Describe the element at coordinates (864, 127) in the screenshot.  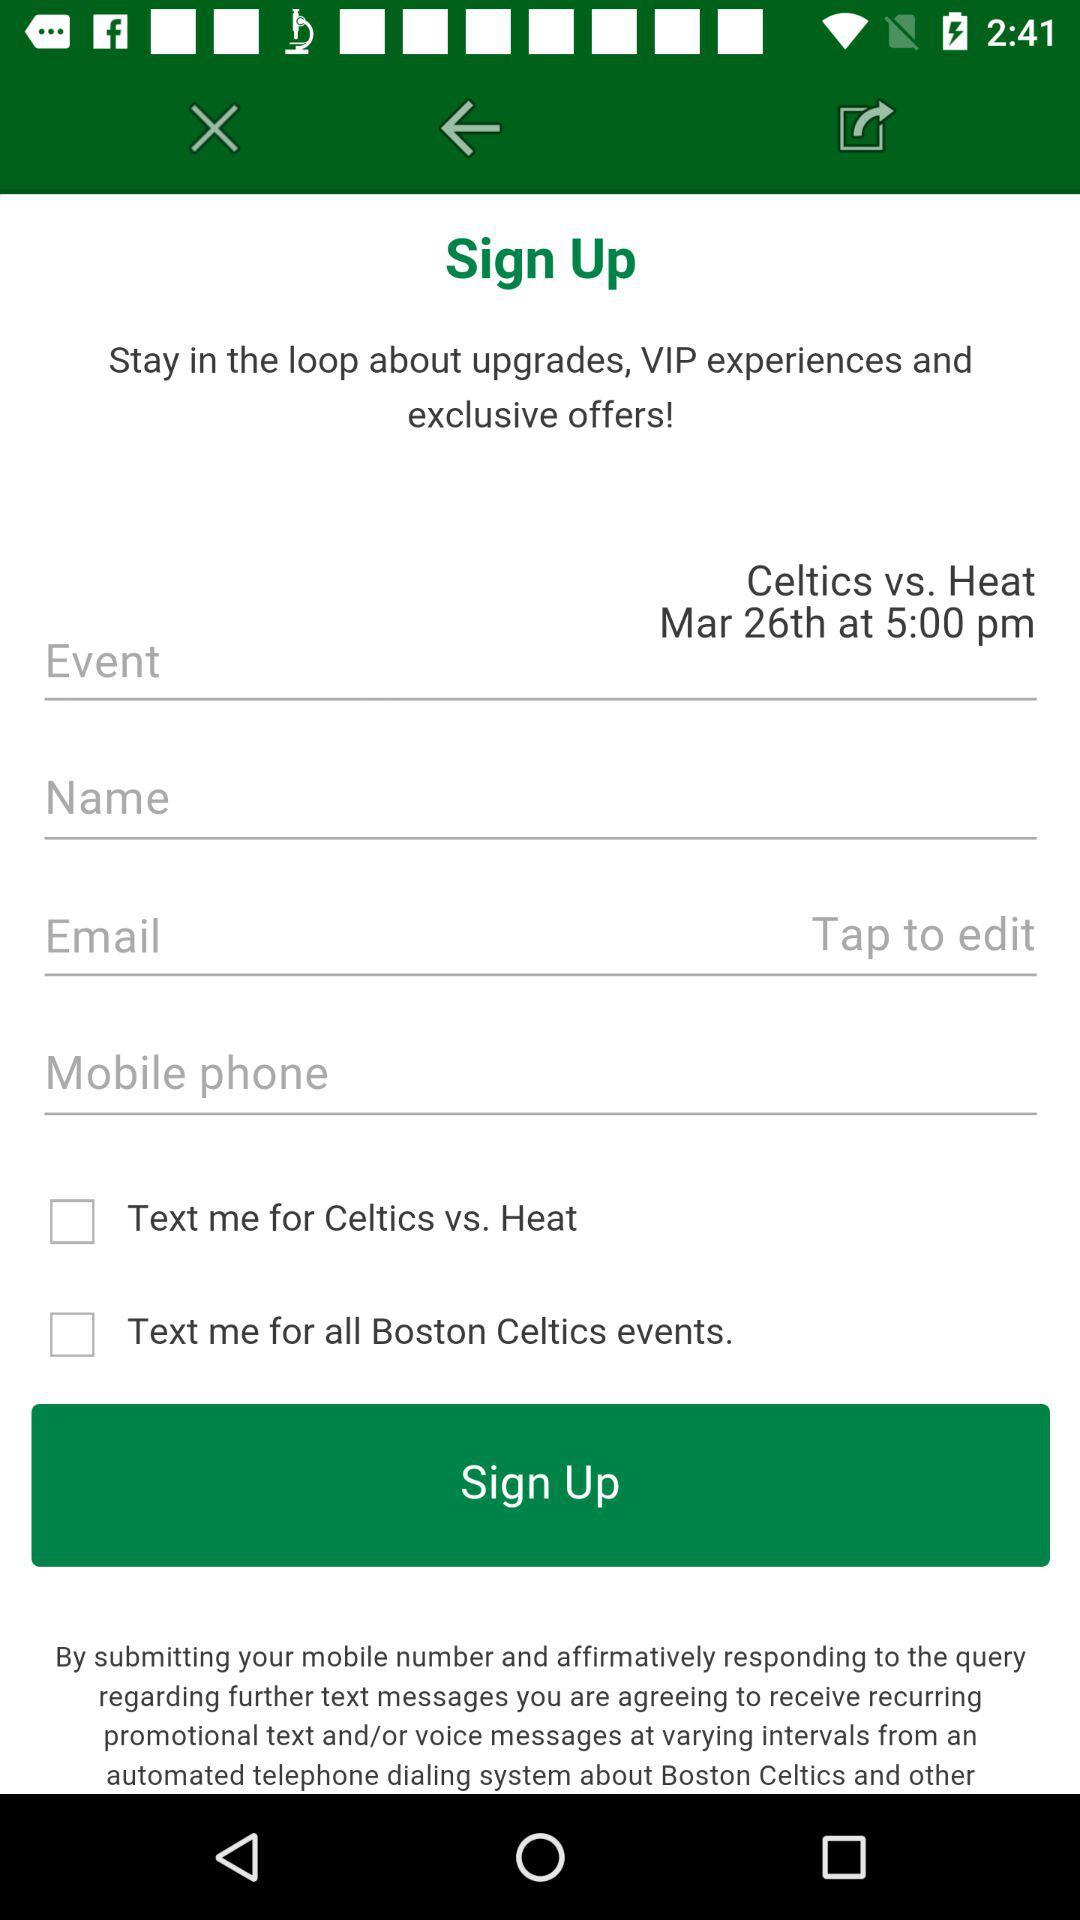
I see `send` at that location.